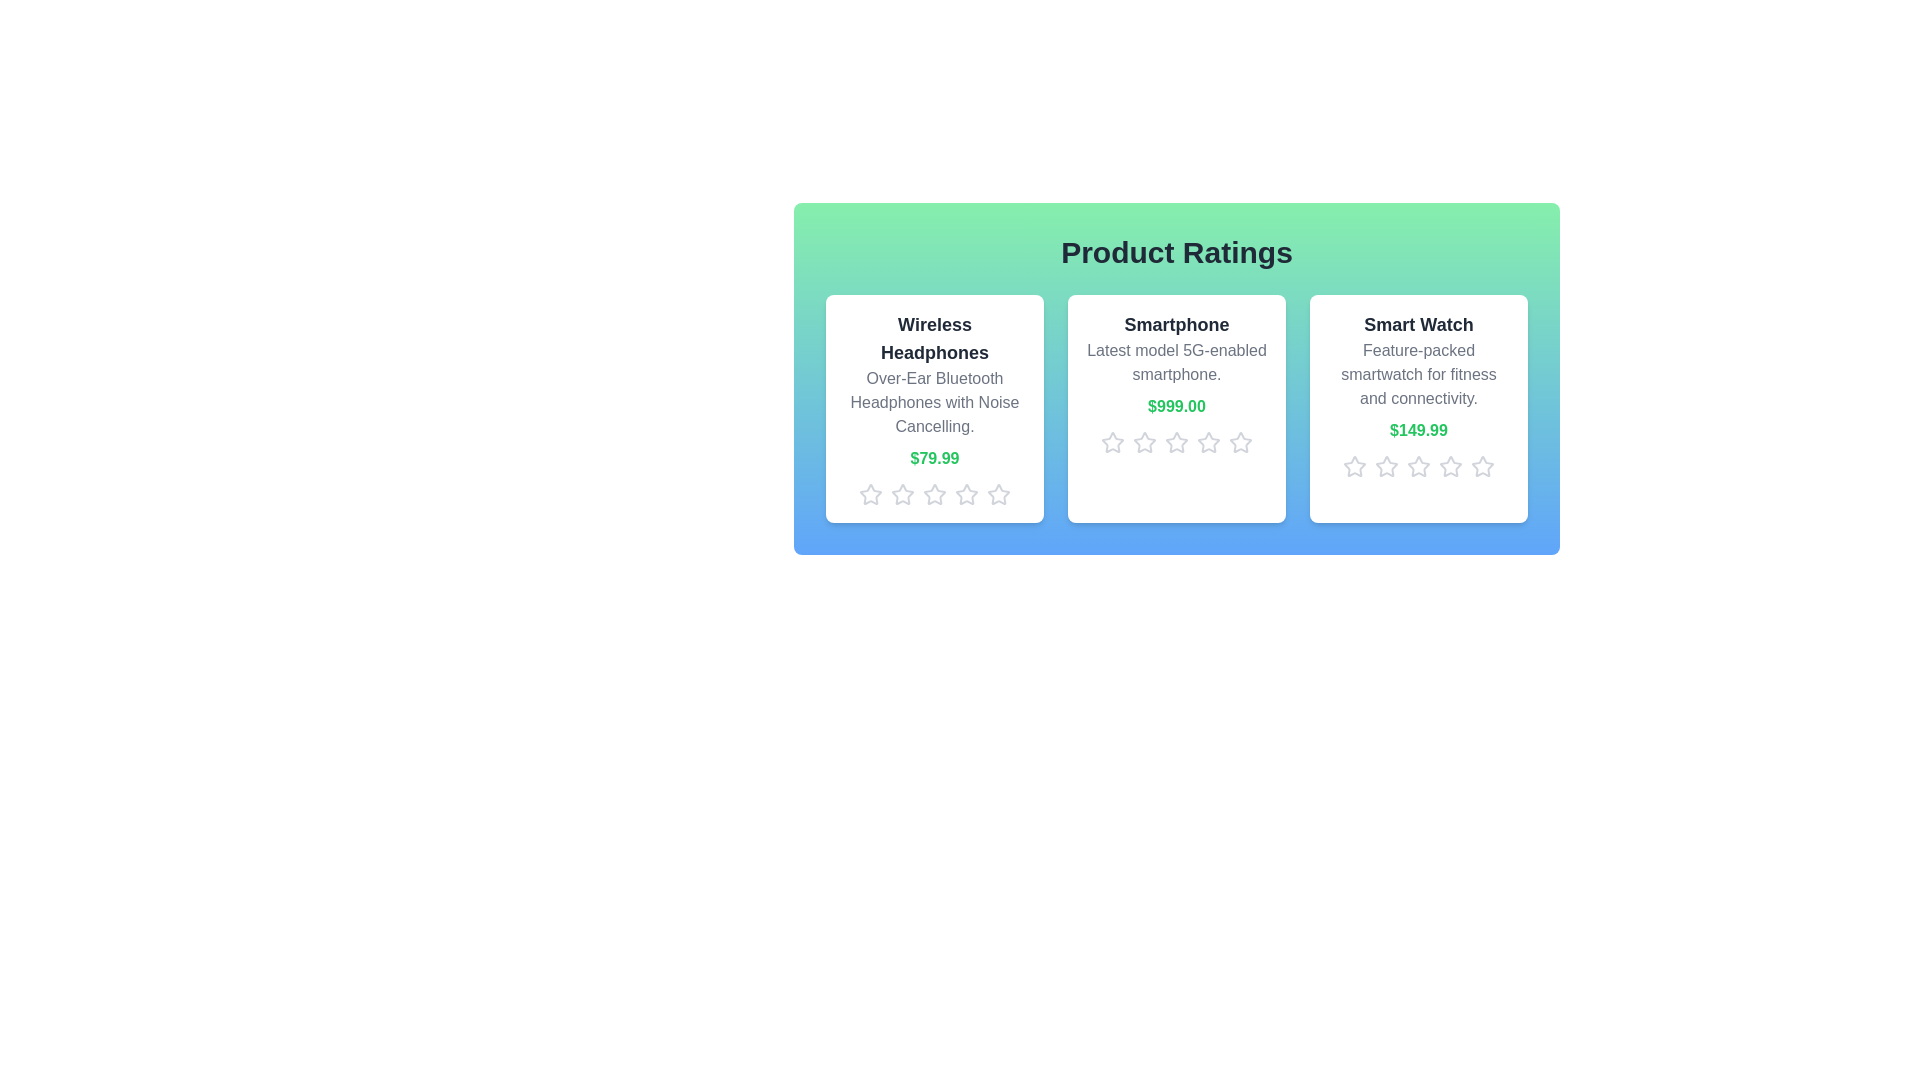 This screenshot has height=1080, width=1920. What do you see at coordinates (1240, 442) in the screenshot?
I see `the star icon corresponding to 5 stars for the product Smartphone` at bounding box center [1240, 442].